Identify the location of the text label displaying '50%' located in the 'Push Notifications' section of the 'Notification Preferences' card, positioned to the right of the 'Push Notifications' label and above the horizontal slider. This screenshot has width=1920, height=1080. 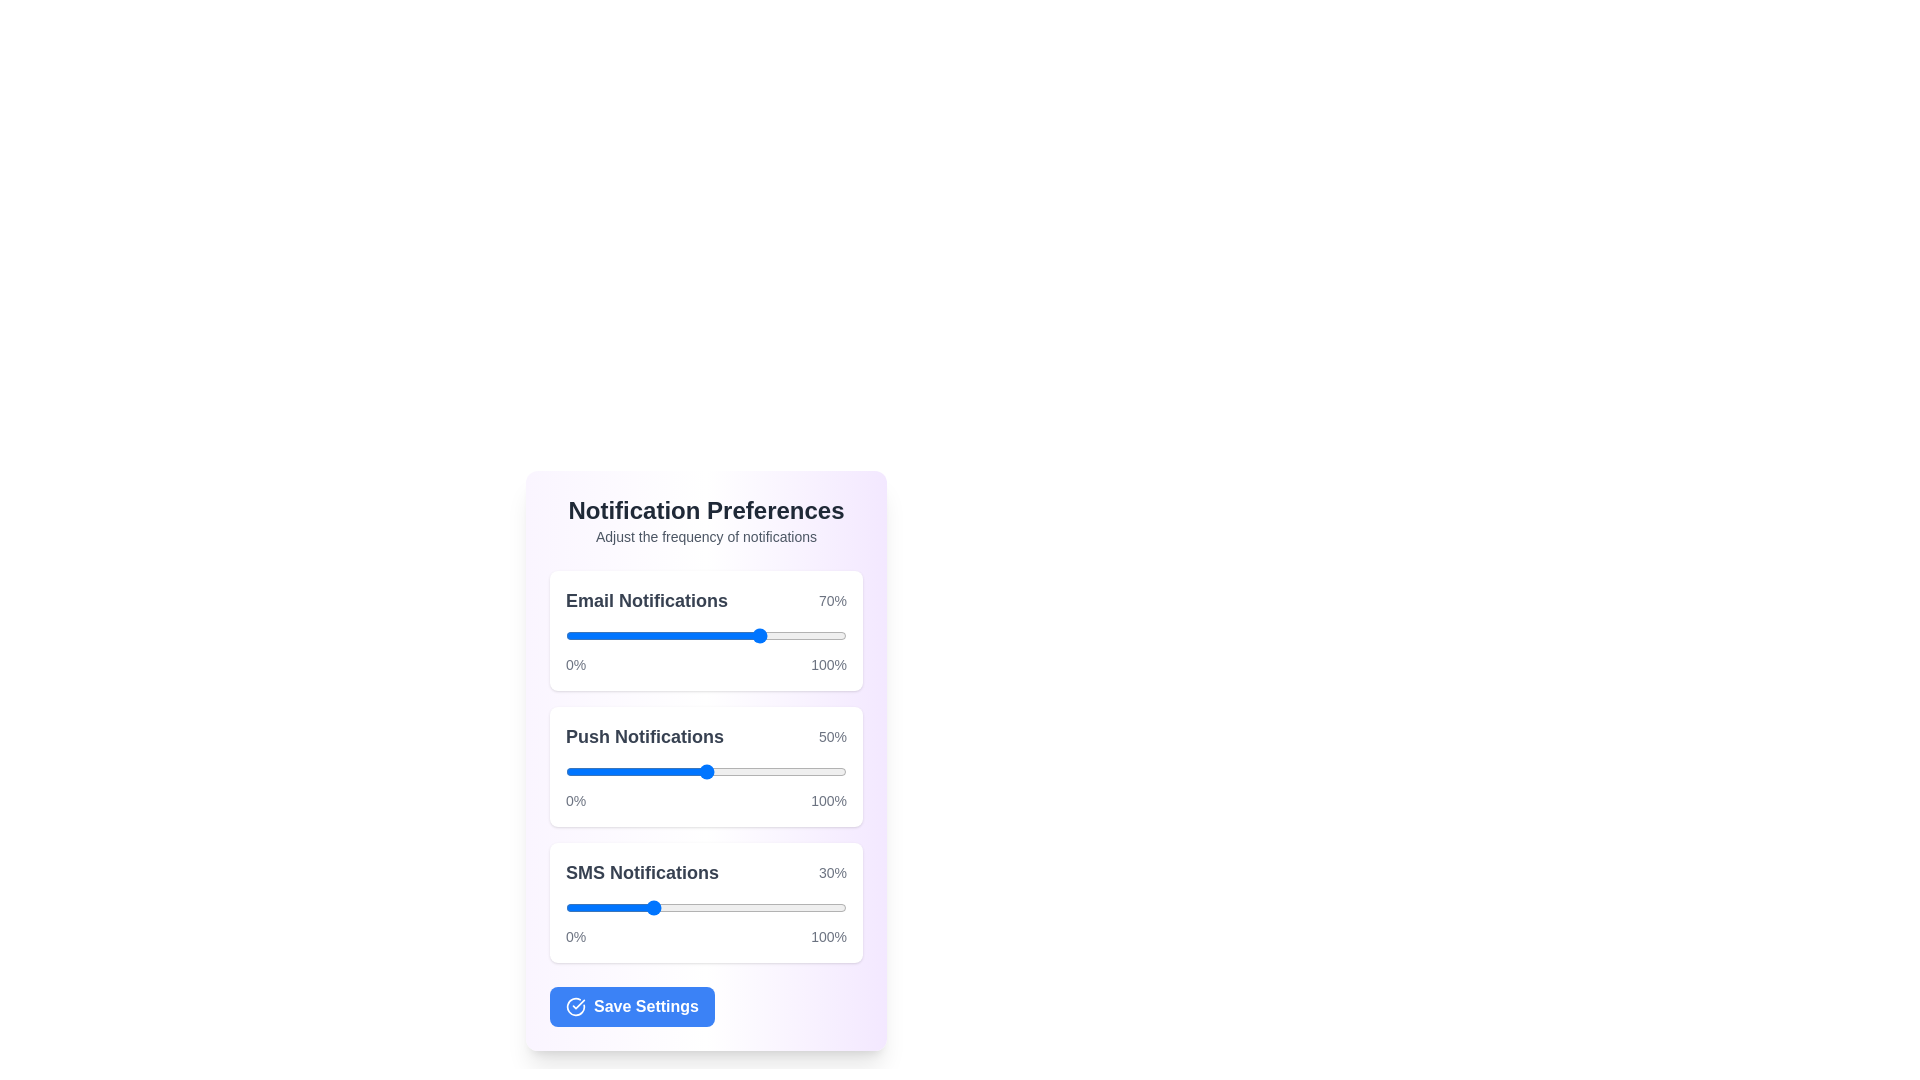
(832, 736).